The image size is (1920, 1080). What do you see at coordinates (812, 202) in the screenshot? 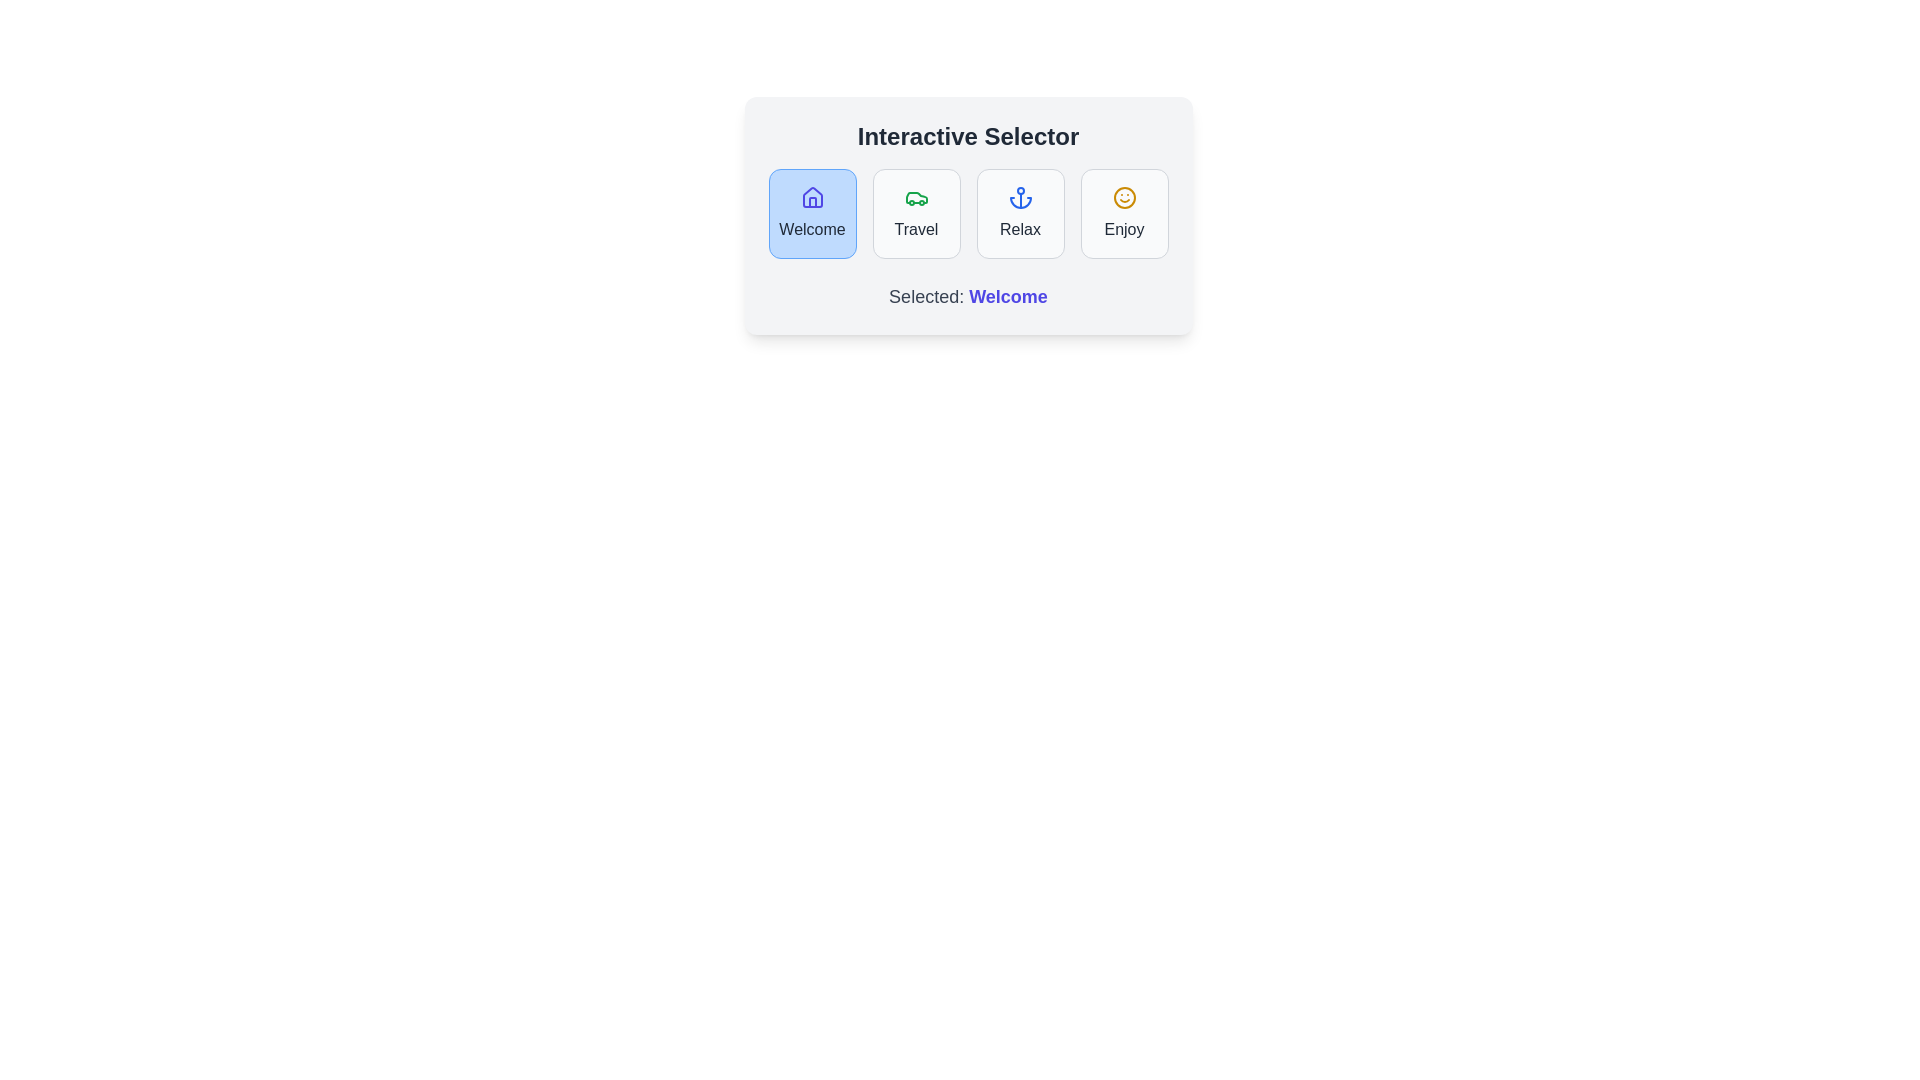
I see `the decorative door component of the home icon within the 'Welcome' button, which is the first button in a row of four at the top-center of the interface` at bounding box center [812, 202].